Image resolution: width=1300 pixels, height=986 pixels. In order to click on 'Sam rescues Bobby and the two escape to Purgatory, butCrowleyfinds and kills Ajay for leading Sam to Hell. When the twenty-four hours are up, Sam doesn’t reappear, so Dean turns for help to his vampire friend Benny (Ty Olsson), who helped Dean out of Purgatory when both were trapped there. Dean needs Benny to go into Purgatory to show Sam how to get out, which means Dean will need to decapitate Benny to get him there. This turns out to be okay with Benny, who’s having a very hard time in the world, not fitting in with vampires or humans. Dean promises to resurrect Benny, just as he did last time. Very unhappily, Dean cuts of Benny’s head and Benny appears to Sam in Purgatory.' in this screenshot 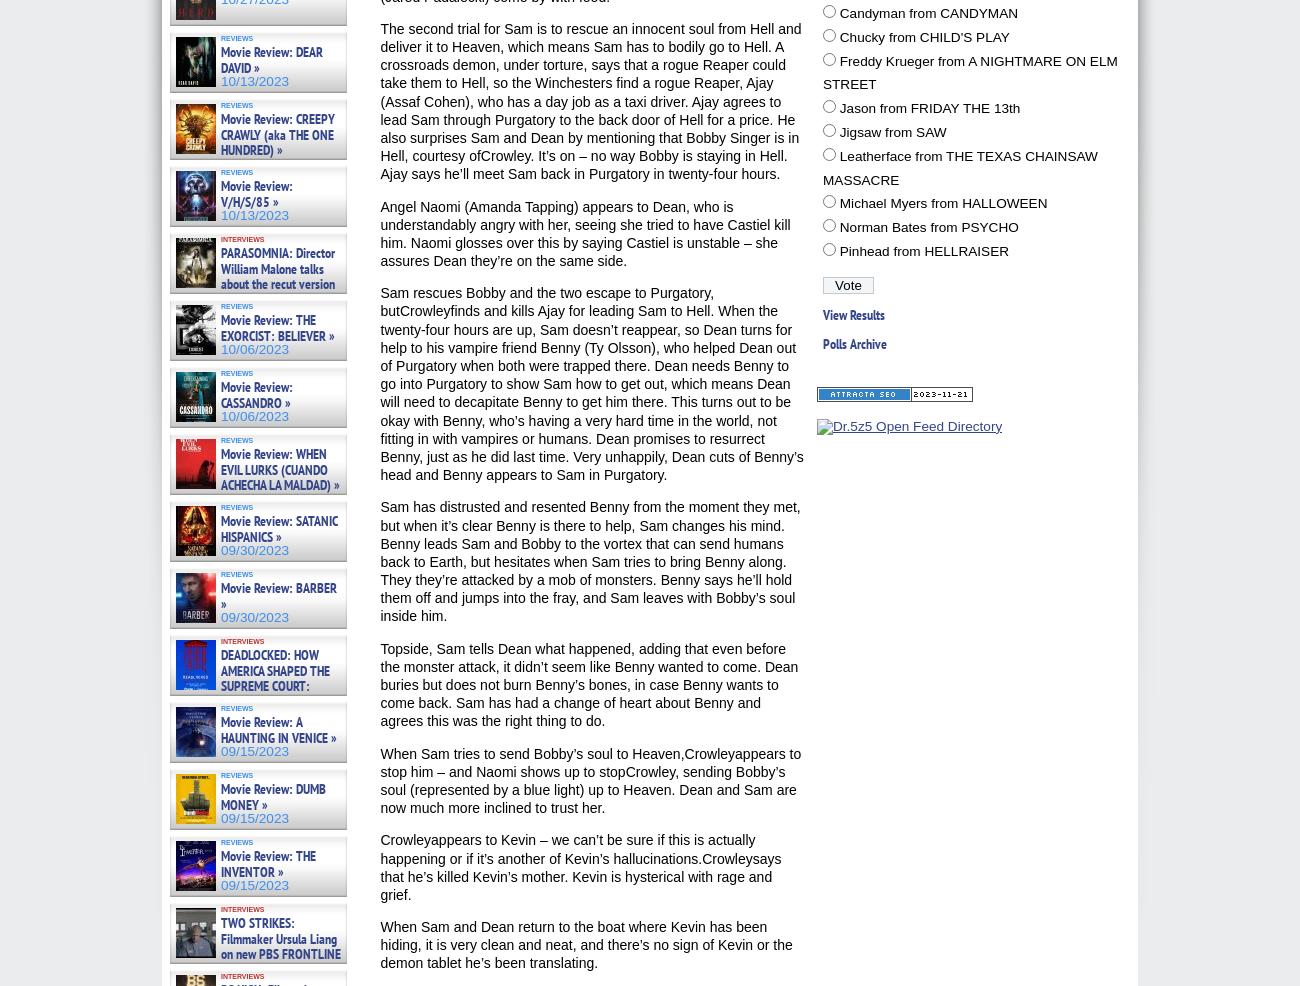, I will do `click(590, 383)`.